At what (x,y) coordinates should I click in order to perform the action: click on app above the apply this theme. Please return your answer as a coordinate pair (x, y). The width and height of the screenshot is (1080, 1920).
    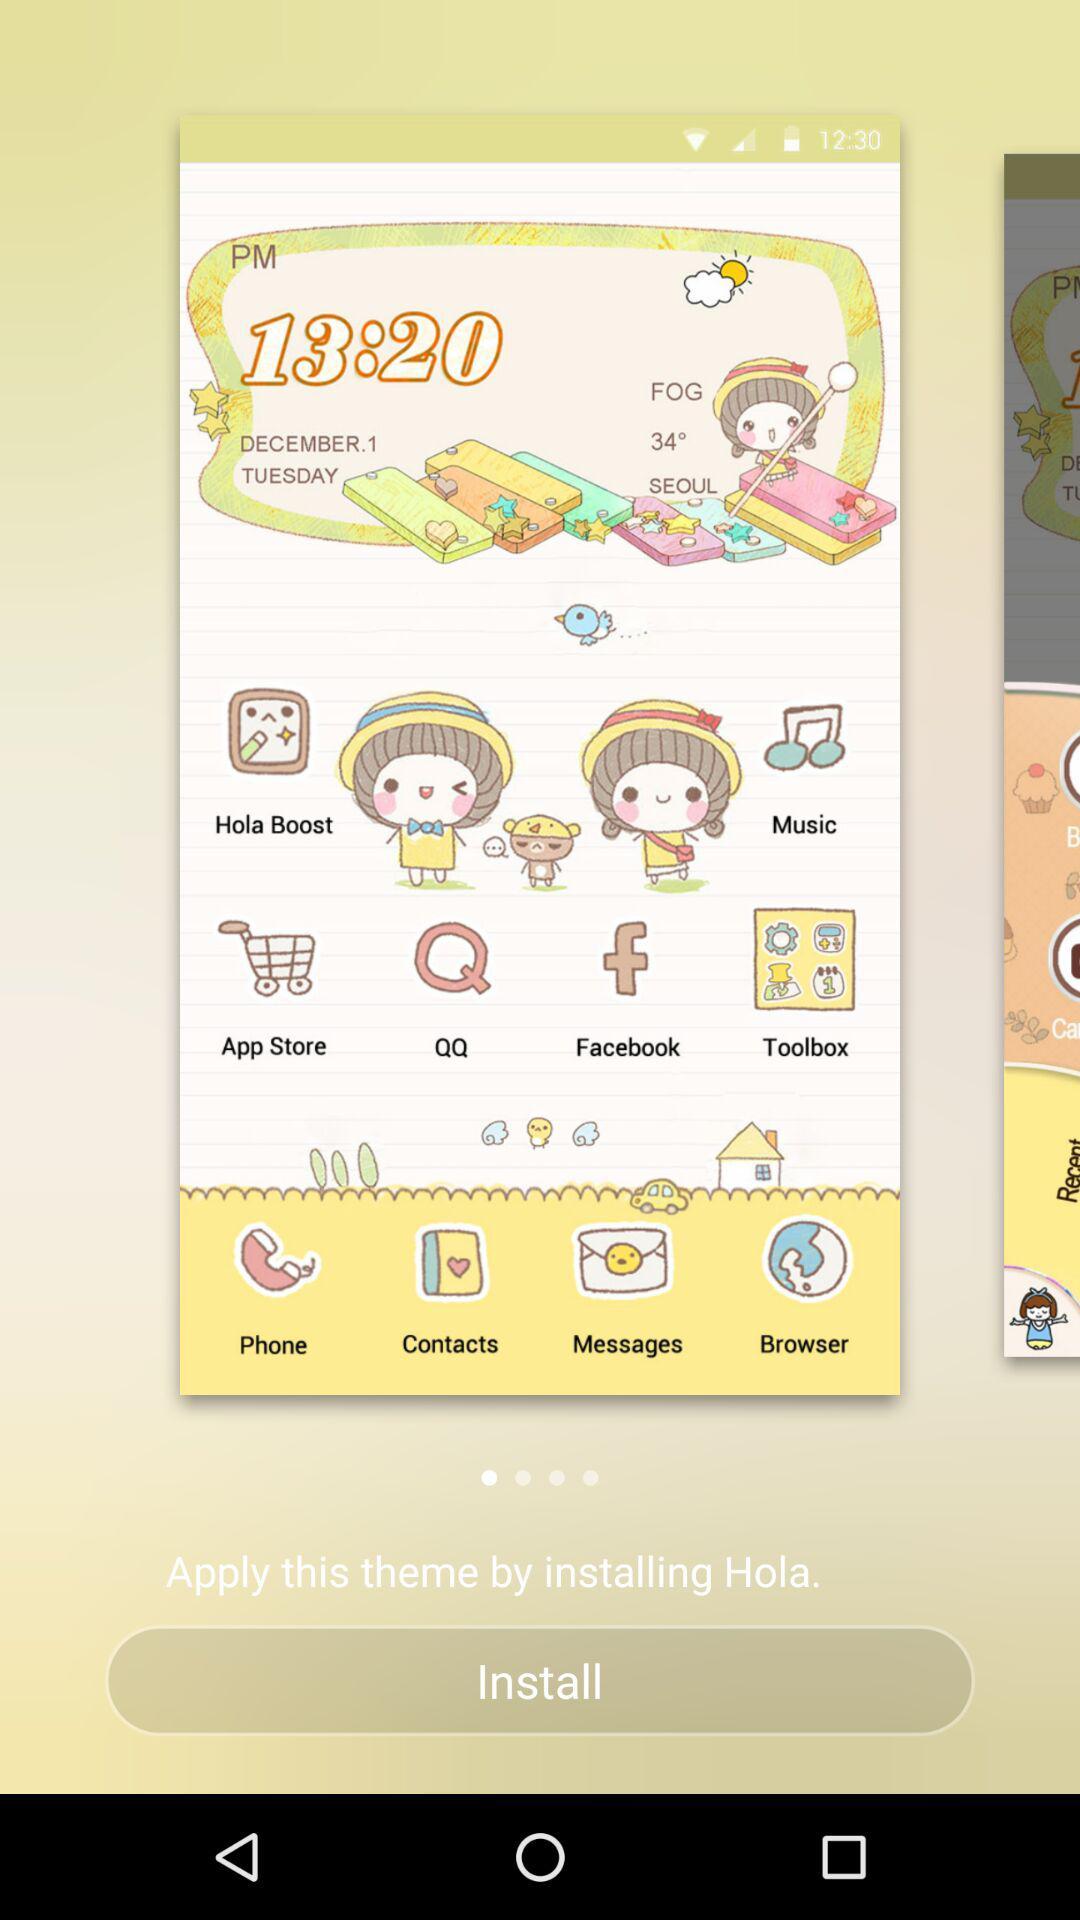
    Looking at the image, I should click on (589, 1477).